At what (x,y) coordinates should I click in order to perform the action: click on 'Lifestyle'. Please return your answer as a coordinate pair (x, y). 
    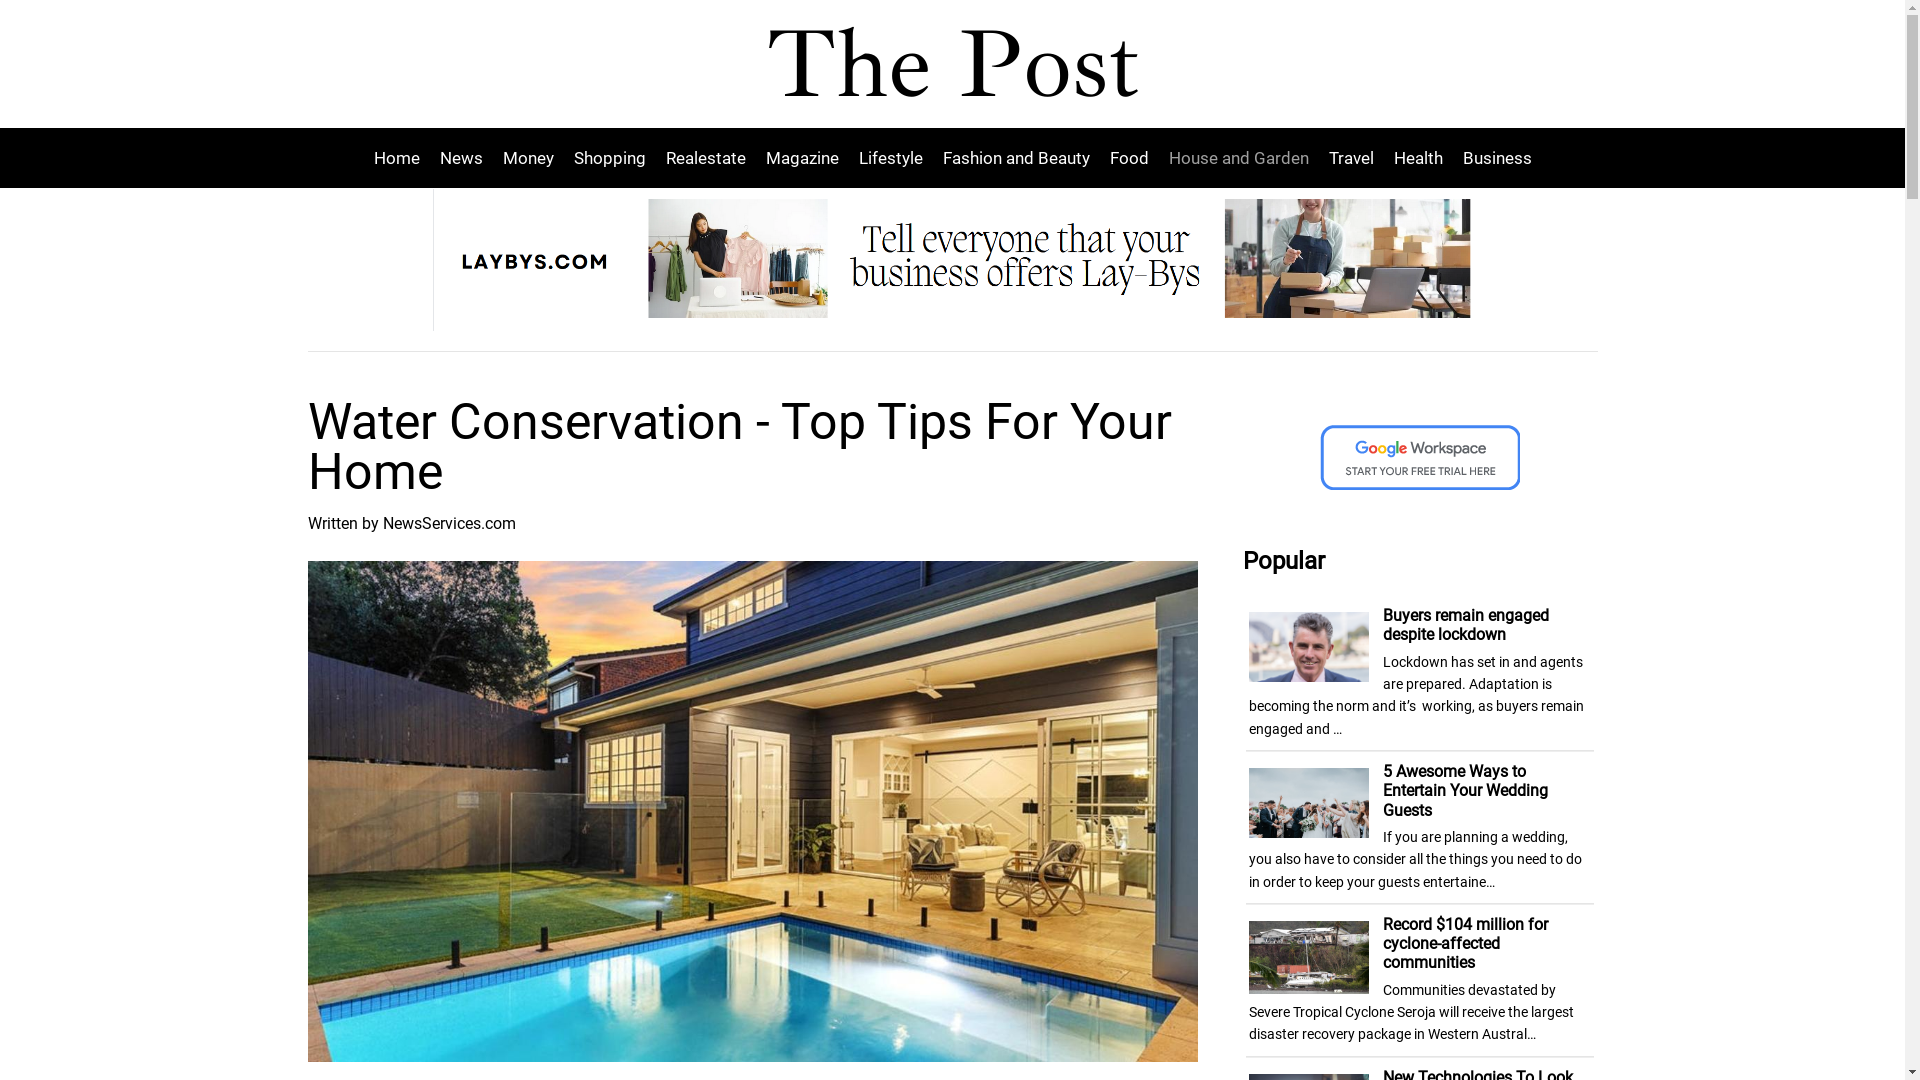
    Looking at the image, I should click on (888, 157).